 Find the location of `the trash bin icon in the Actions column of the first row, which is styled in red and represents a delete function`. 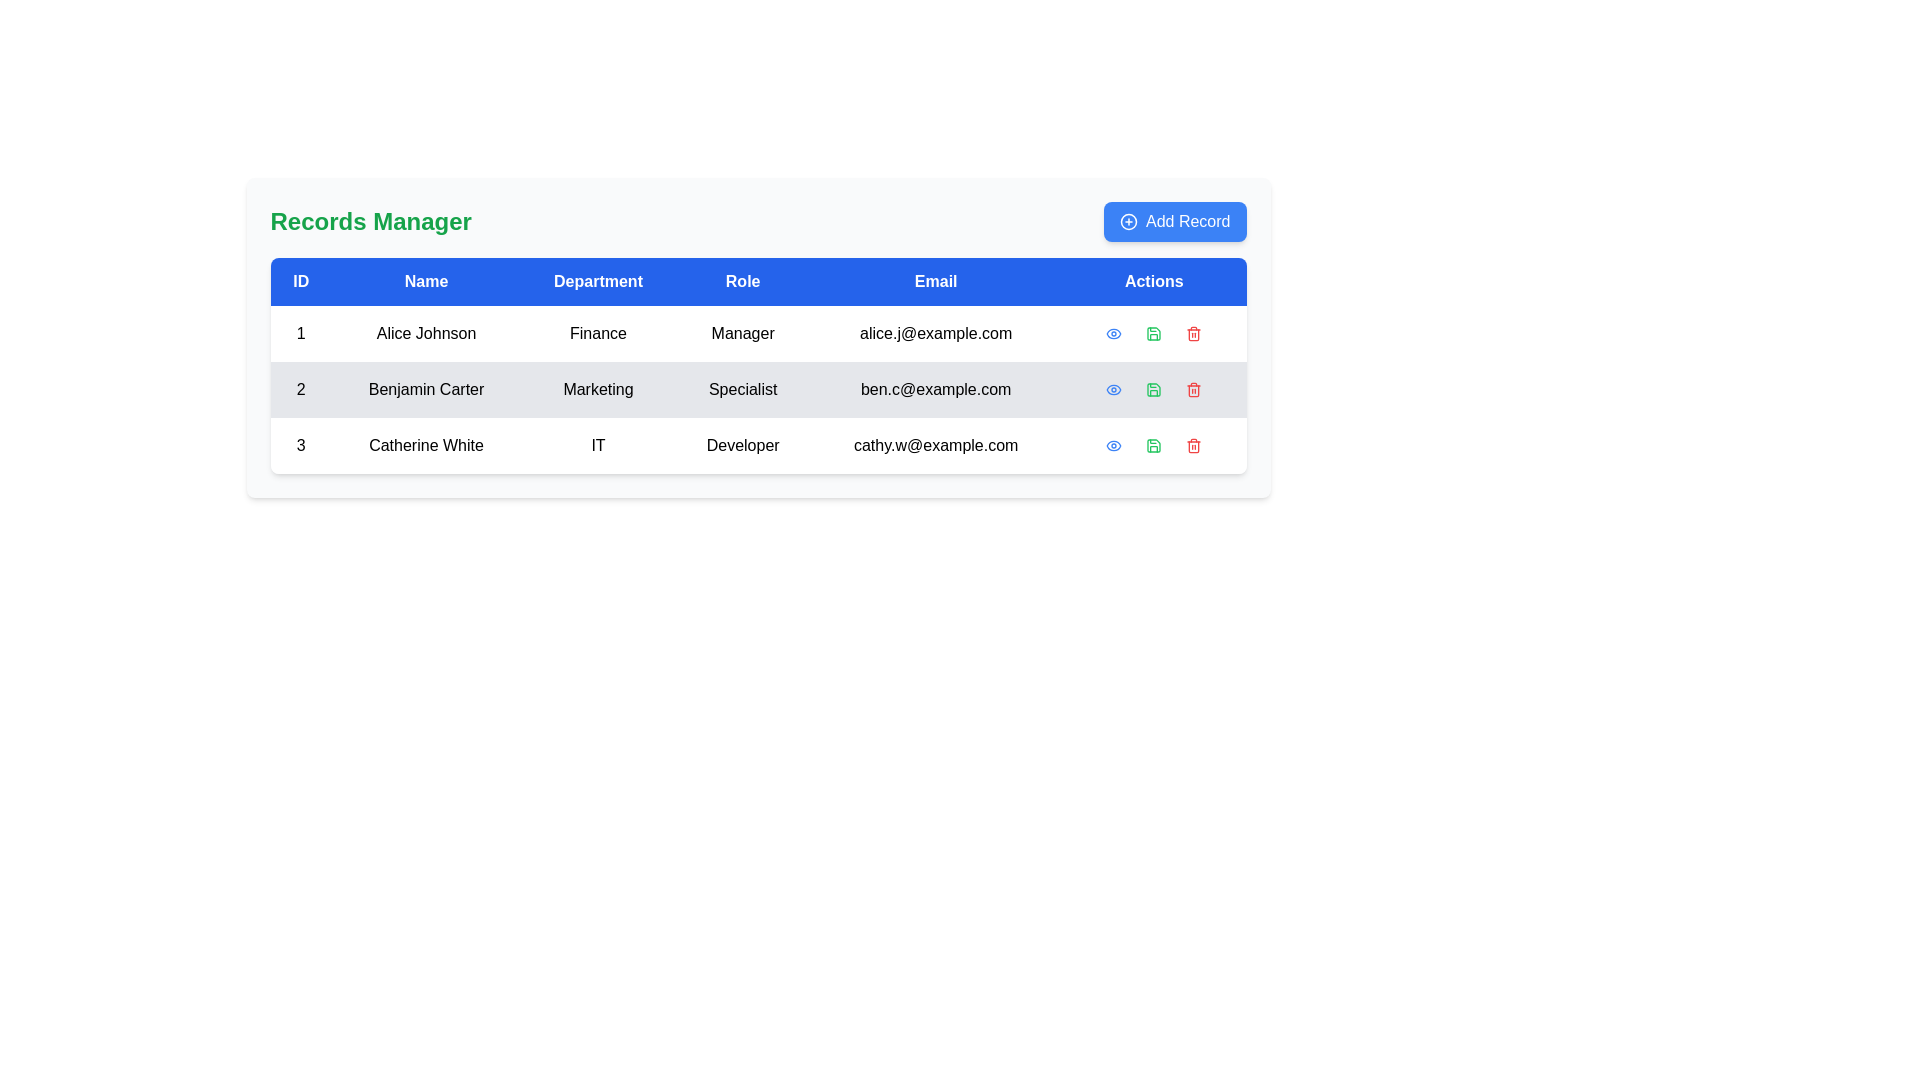

the trash bin icon in the Actions column of the first row, which is styled in red and represents a delete function is located at coordinates (1194, 333).